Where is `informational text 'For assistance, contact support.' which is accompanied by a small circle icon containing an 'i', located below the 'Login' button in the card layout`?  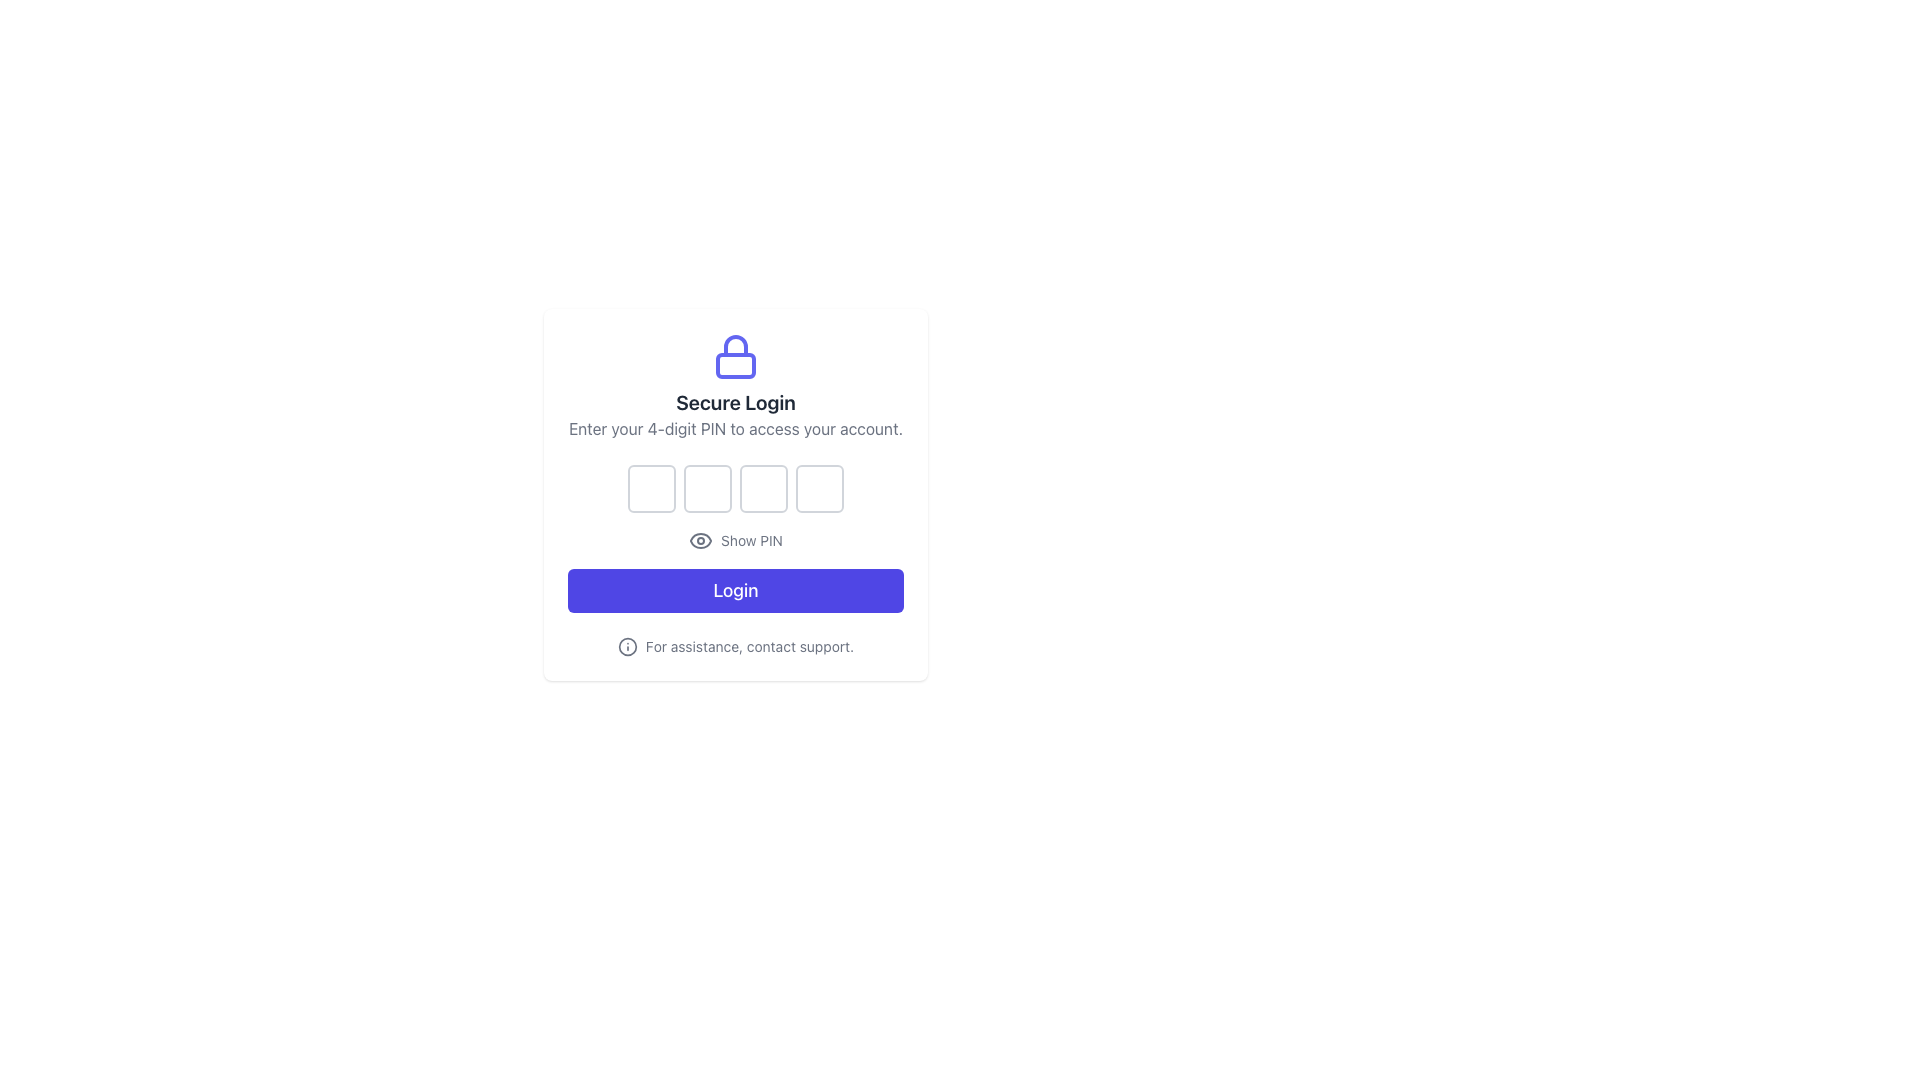
informational text 'For assistance, contact support.' which is accompanied by a small circle icon containing an 'i', located below the 'Login' button in the card layout is located at coordinates (734, 647).